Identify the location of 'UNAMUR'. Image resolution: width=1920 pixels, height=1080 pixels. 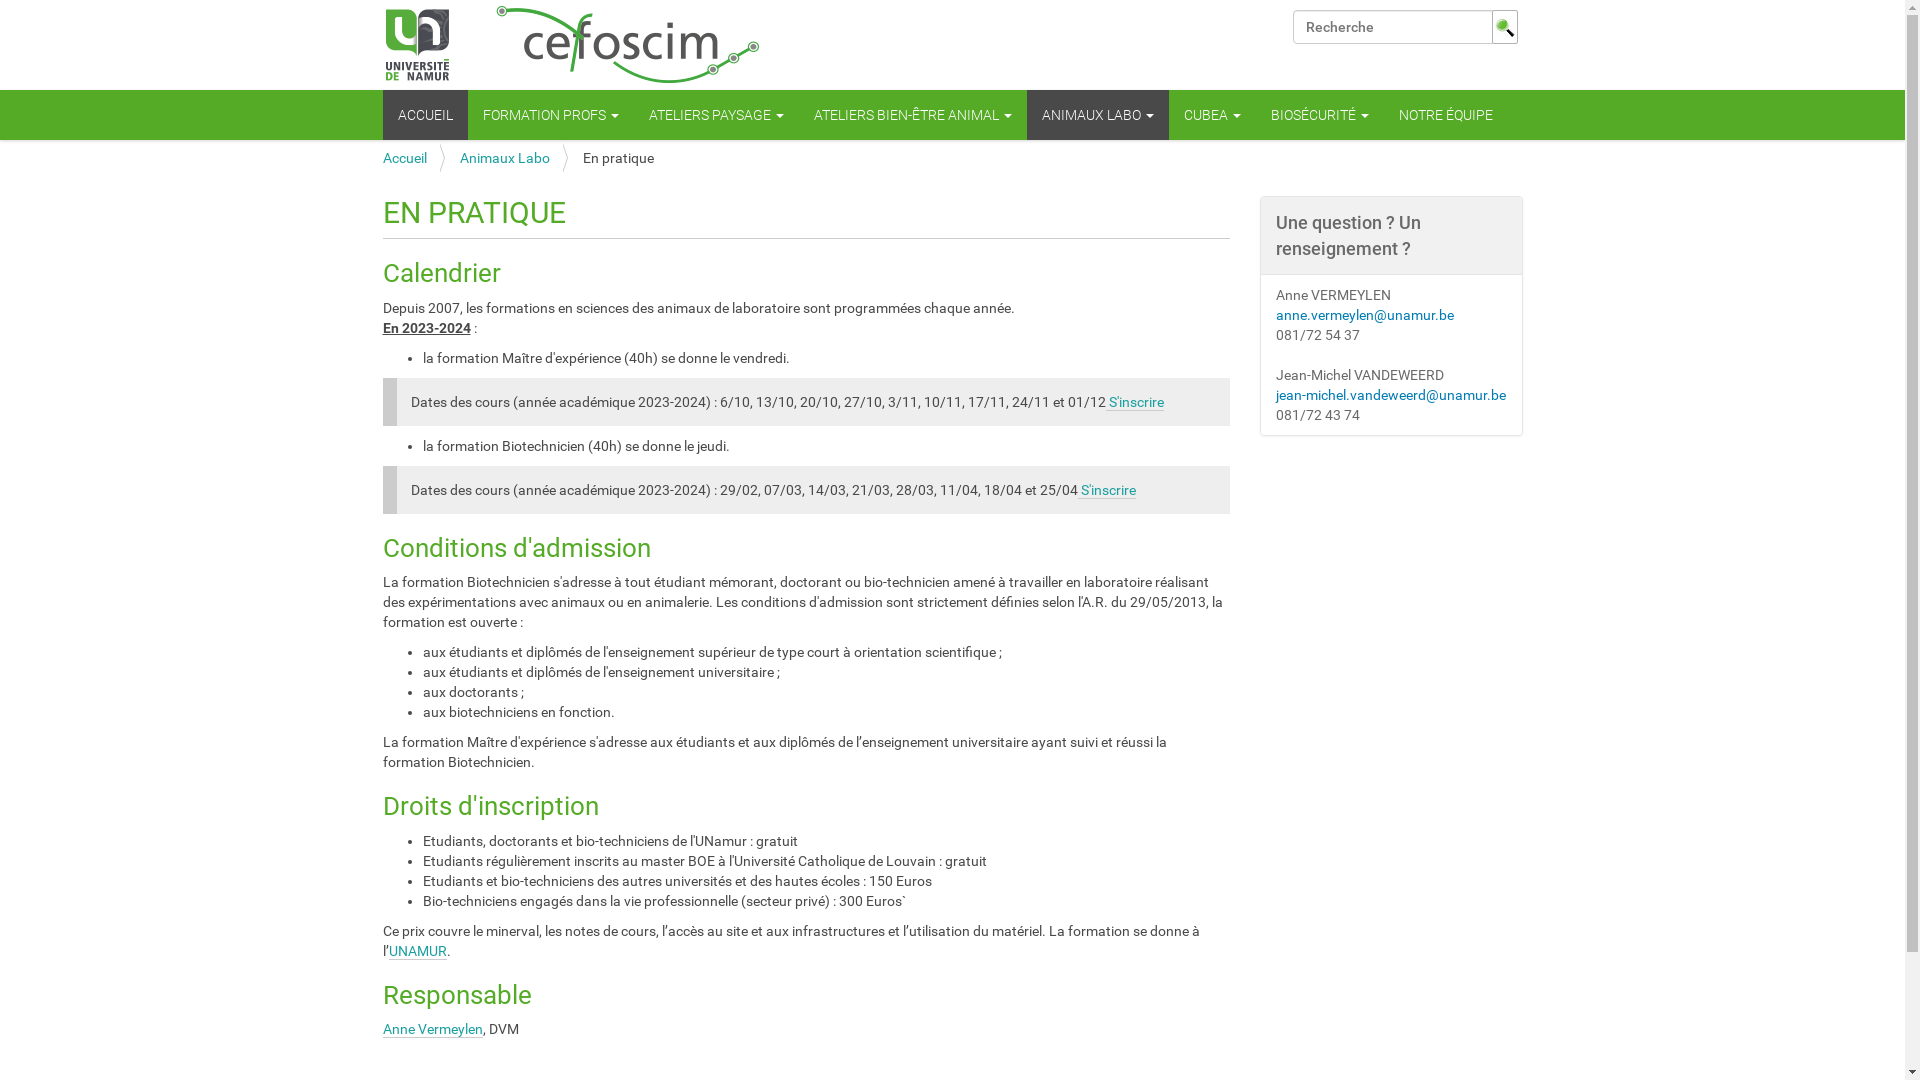
(416, 950).